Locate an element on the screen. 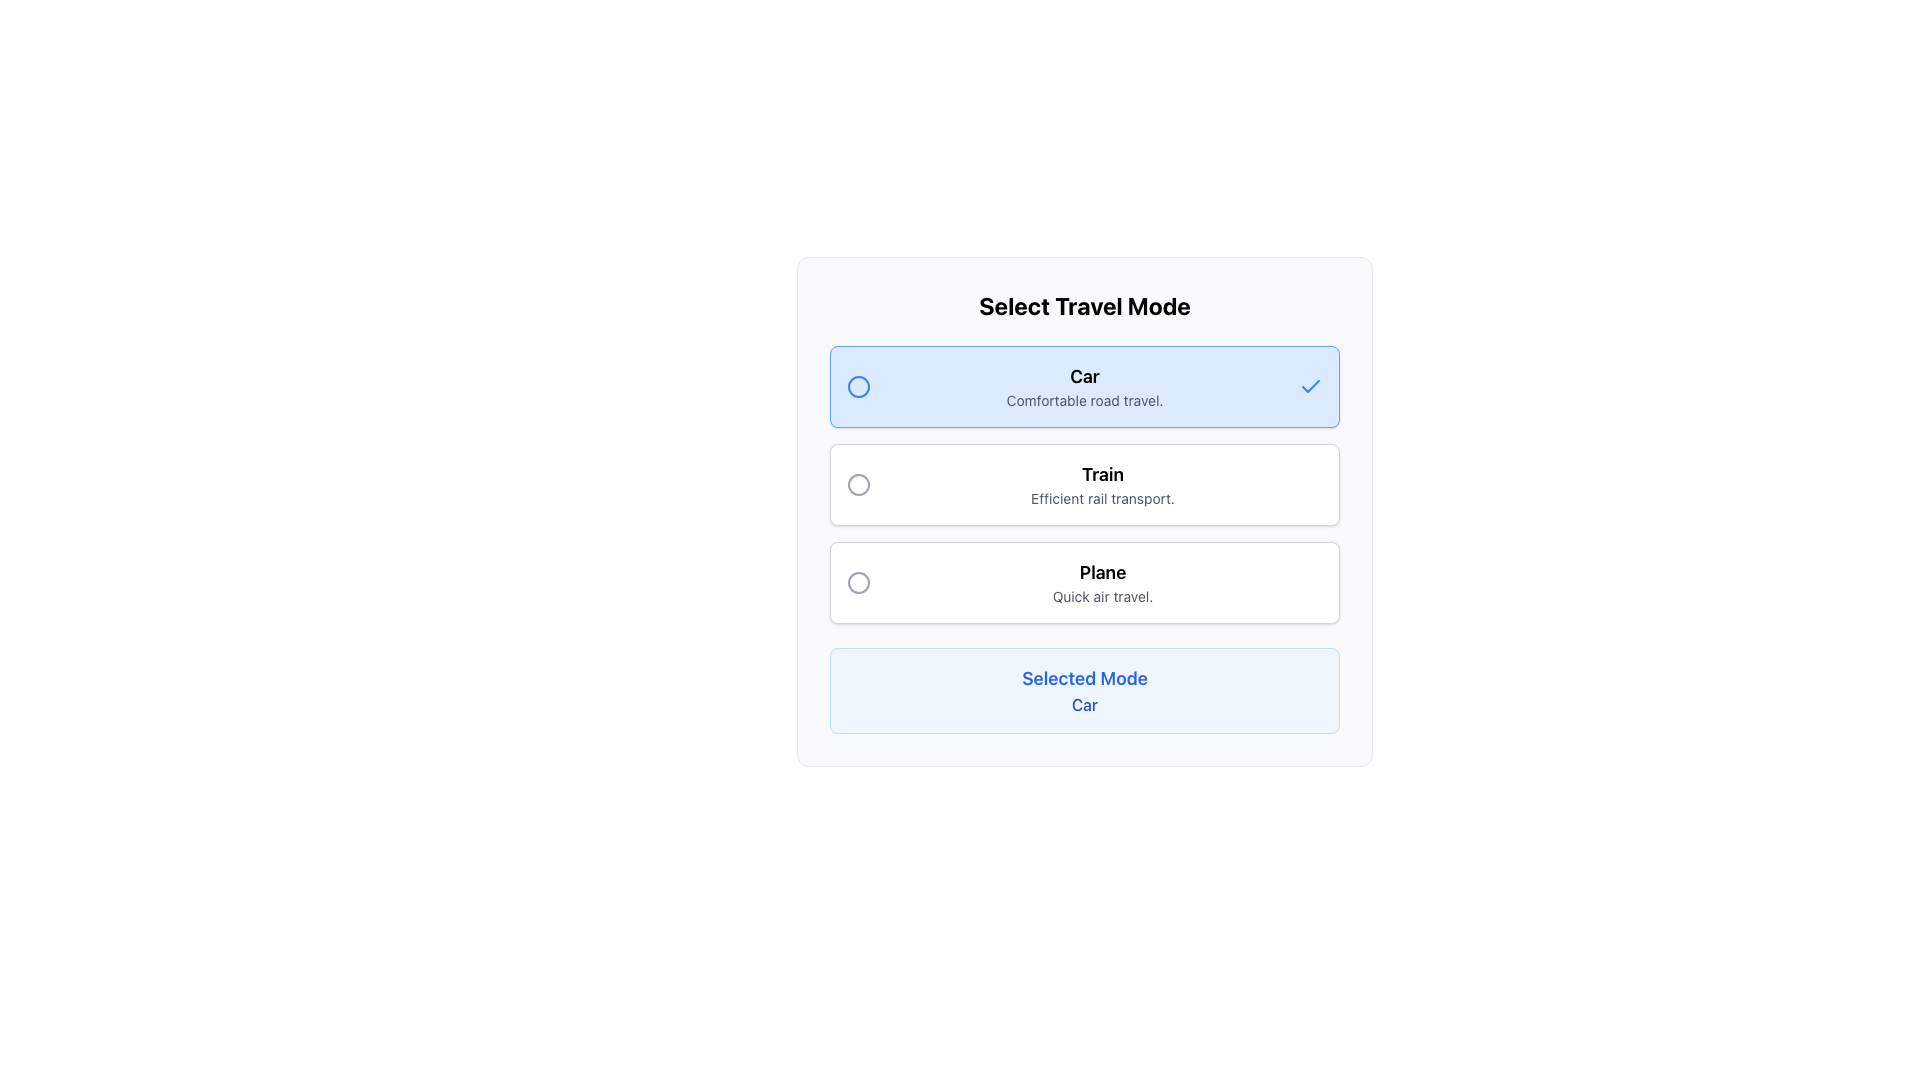 The image size is (1920, 1080). the text label providing a descriptive subtitle for the 'Plane' travel mode option, which is located directly below the text 'Plane' in the 'Select Travel Mode' interface is located at coordinates (1102, 596).